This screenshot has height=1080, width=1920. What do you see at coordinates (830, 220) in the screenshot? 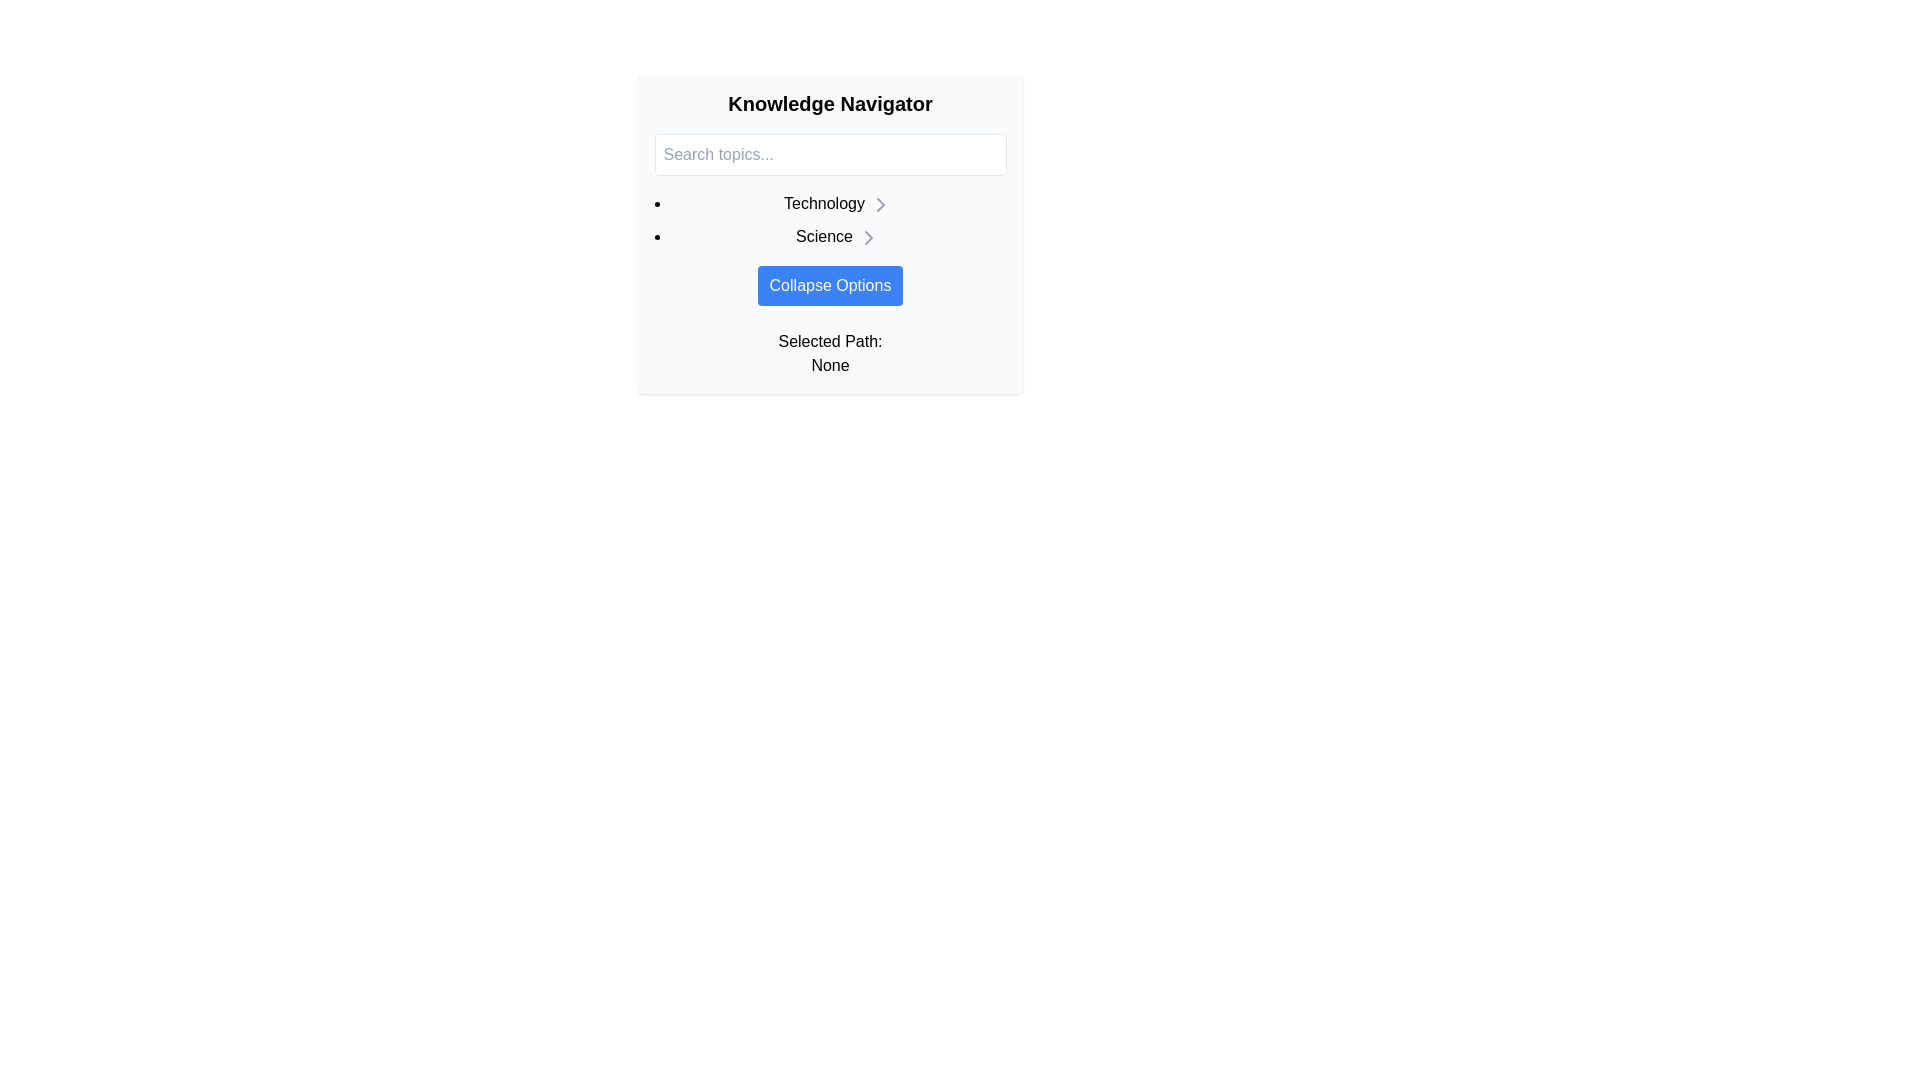
I see `the 'Technology' entry in the navigational menu located below the search bar and above the 'Collapse Options' button within the 'Knowledge Navigator' section` at bounding box center [830, 220].